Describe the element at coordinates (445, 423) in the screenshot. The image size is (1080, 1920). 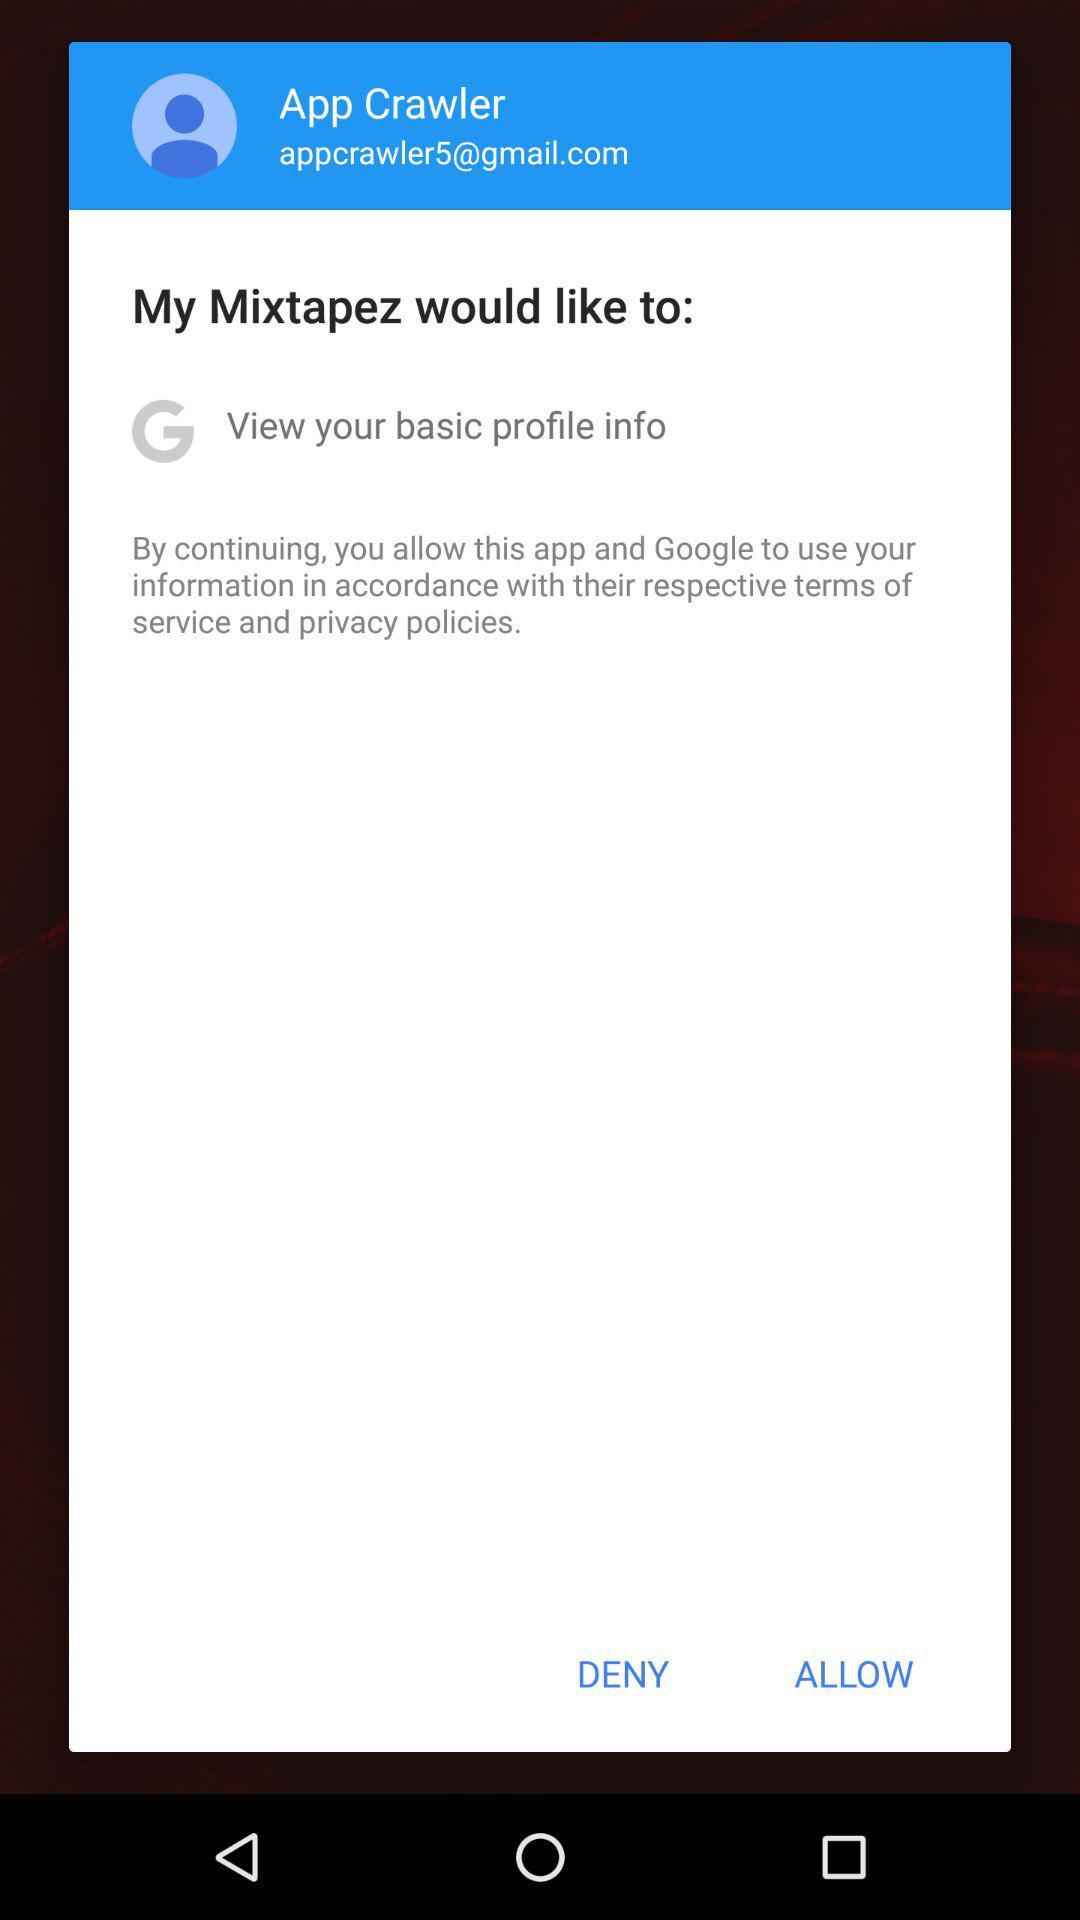
I see `item below my mixtapez would app` at that location.